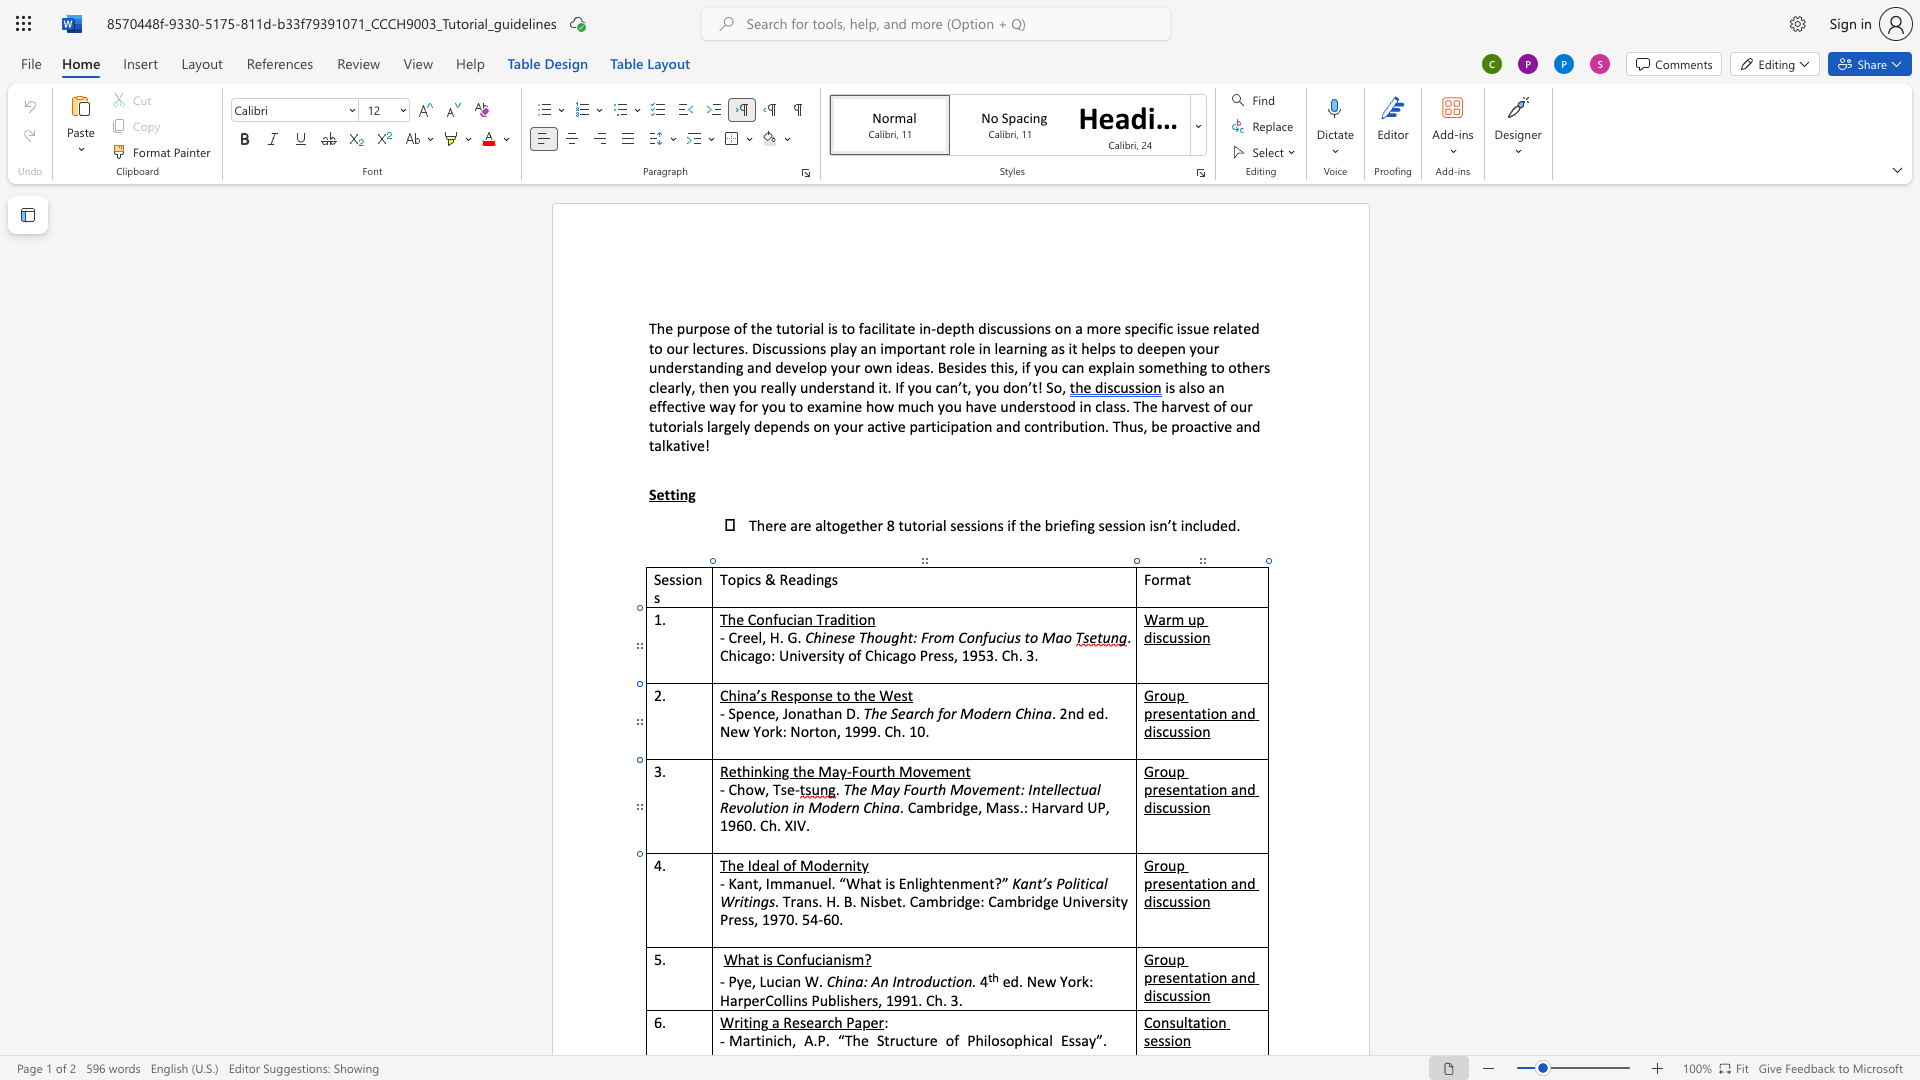 The image size is (1920, 1080). What do you see at coordinates (862, 864) in the screenshot?
I see `the space between the continuous character "t" and "y" in the text` at bounding box center [862, 864].